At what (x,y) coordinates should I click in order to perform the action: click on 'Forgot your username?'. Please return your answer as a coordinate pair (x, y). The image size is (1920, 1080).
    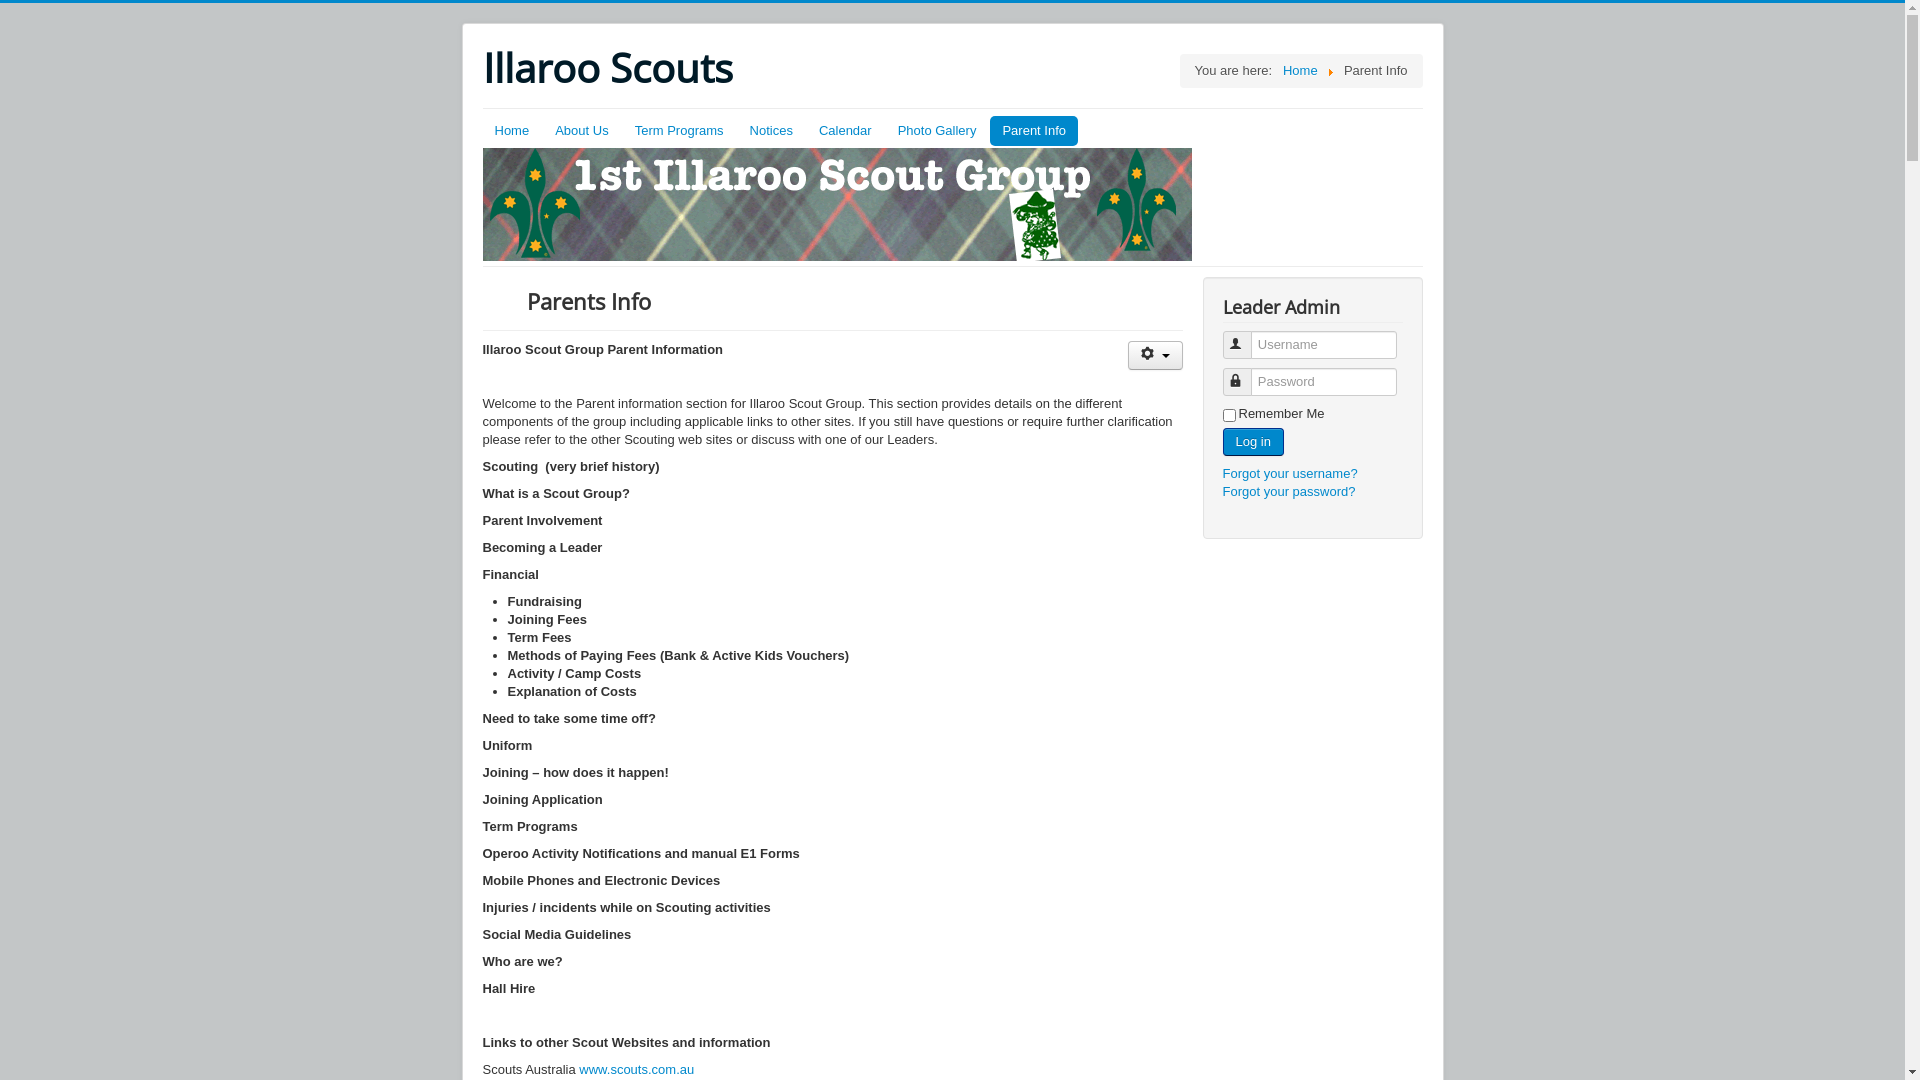
    Looking at the image, I should click on (1289, 473).